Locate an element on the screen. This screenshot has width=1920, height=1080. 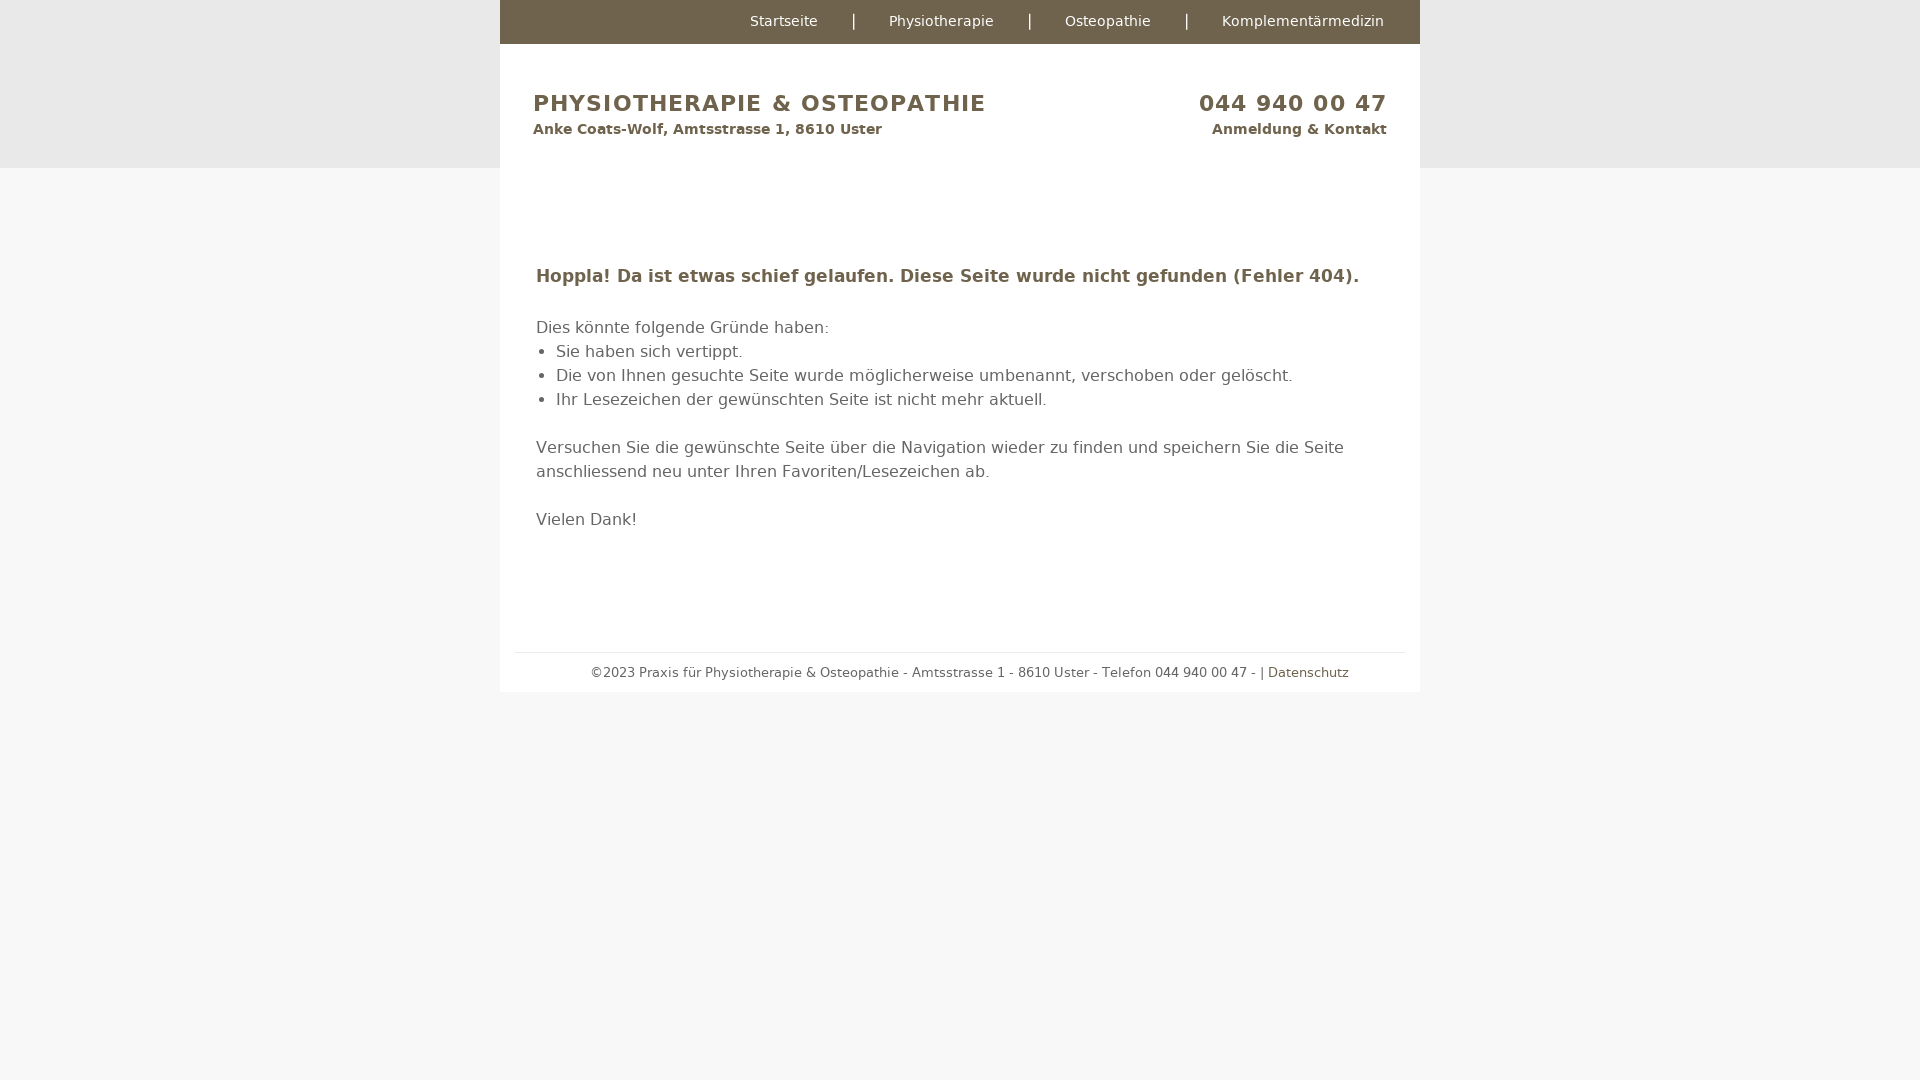
'Physiotherapie' is located at coordinates (940, 22).